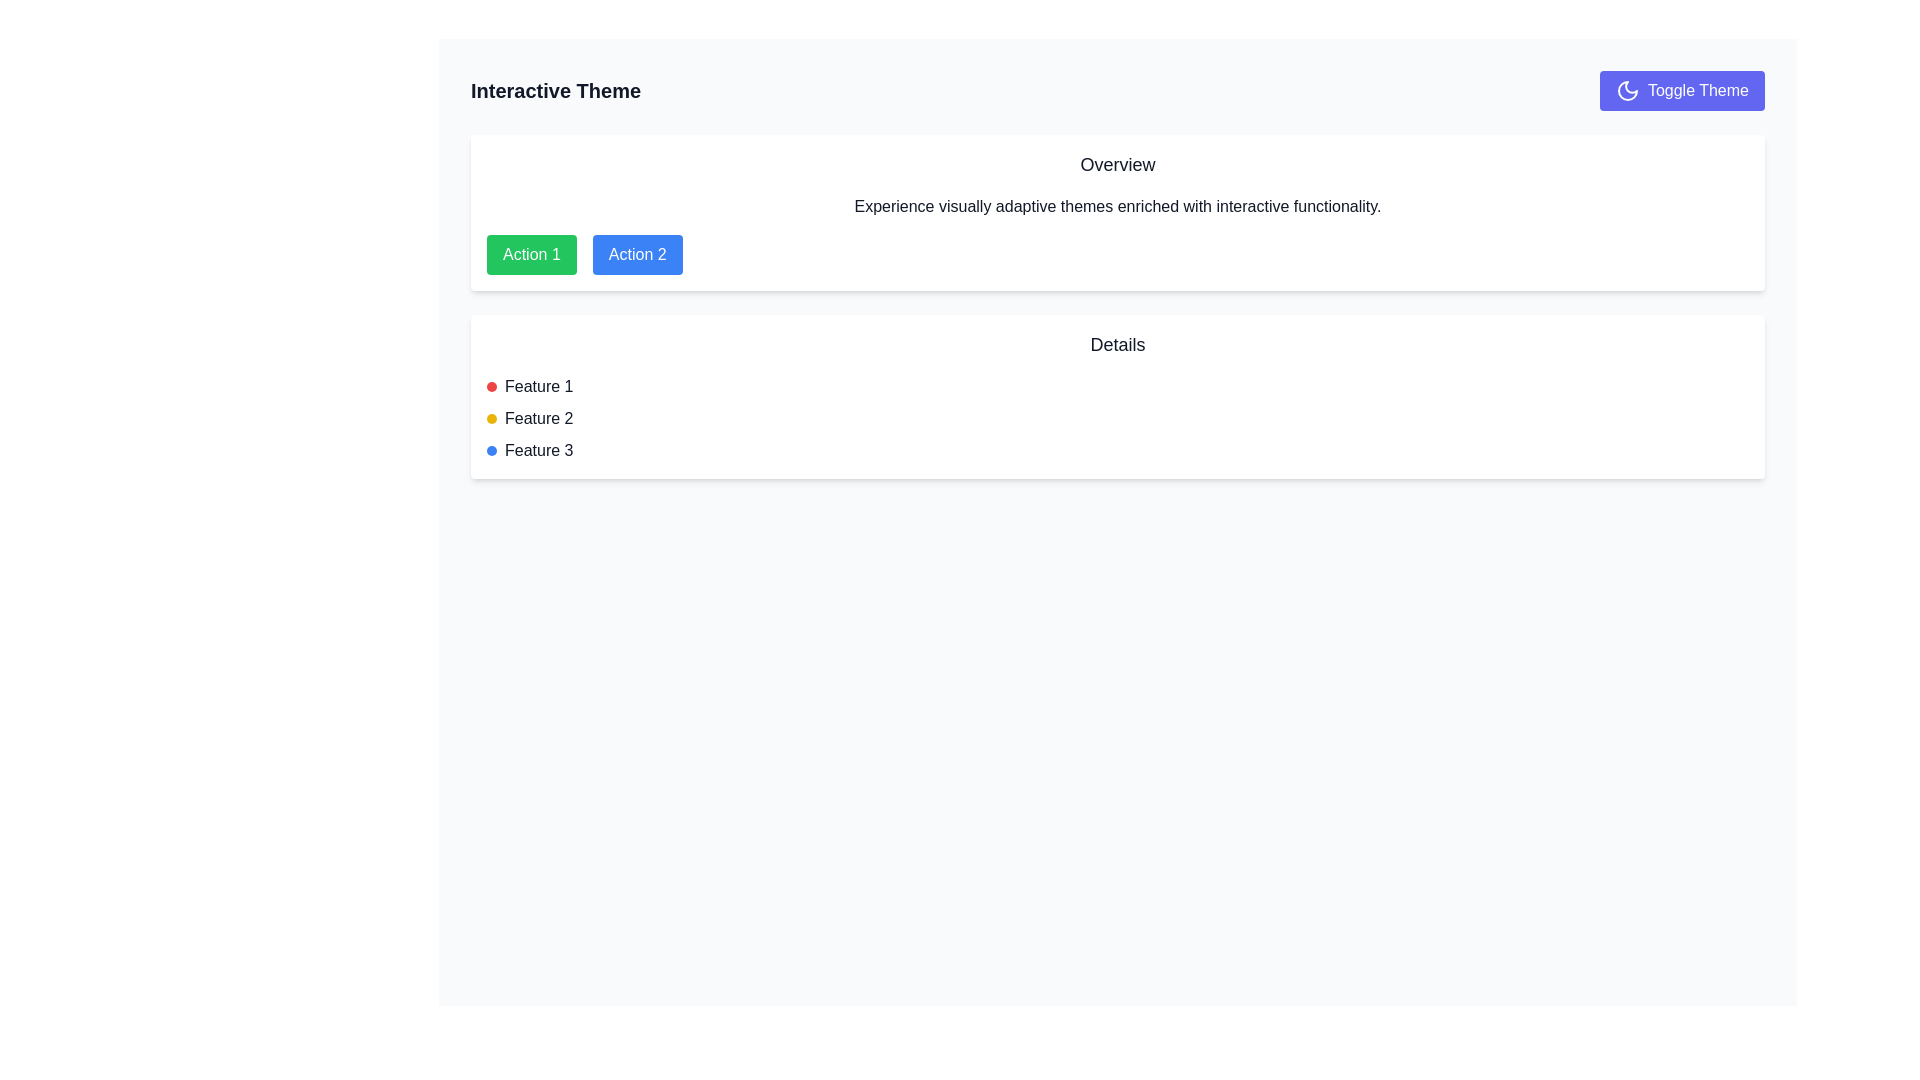  I want to click on the blue decorative dot located to the left of the text 'Feature 3' in the 'Details' section, so click(491, 451).